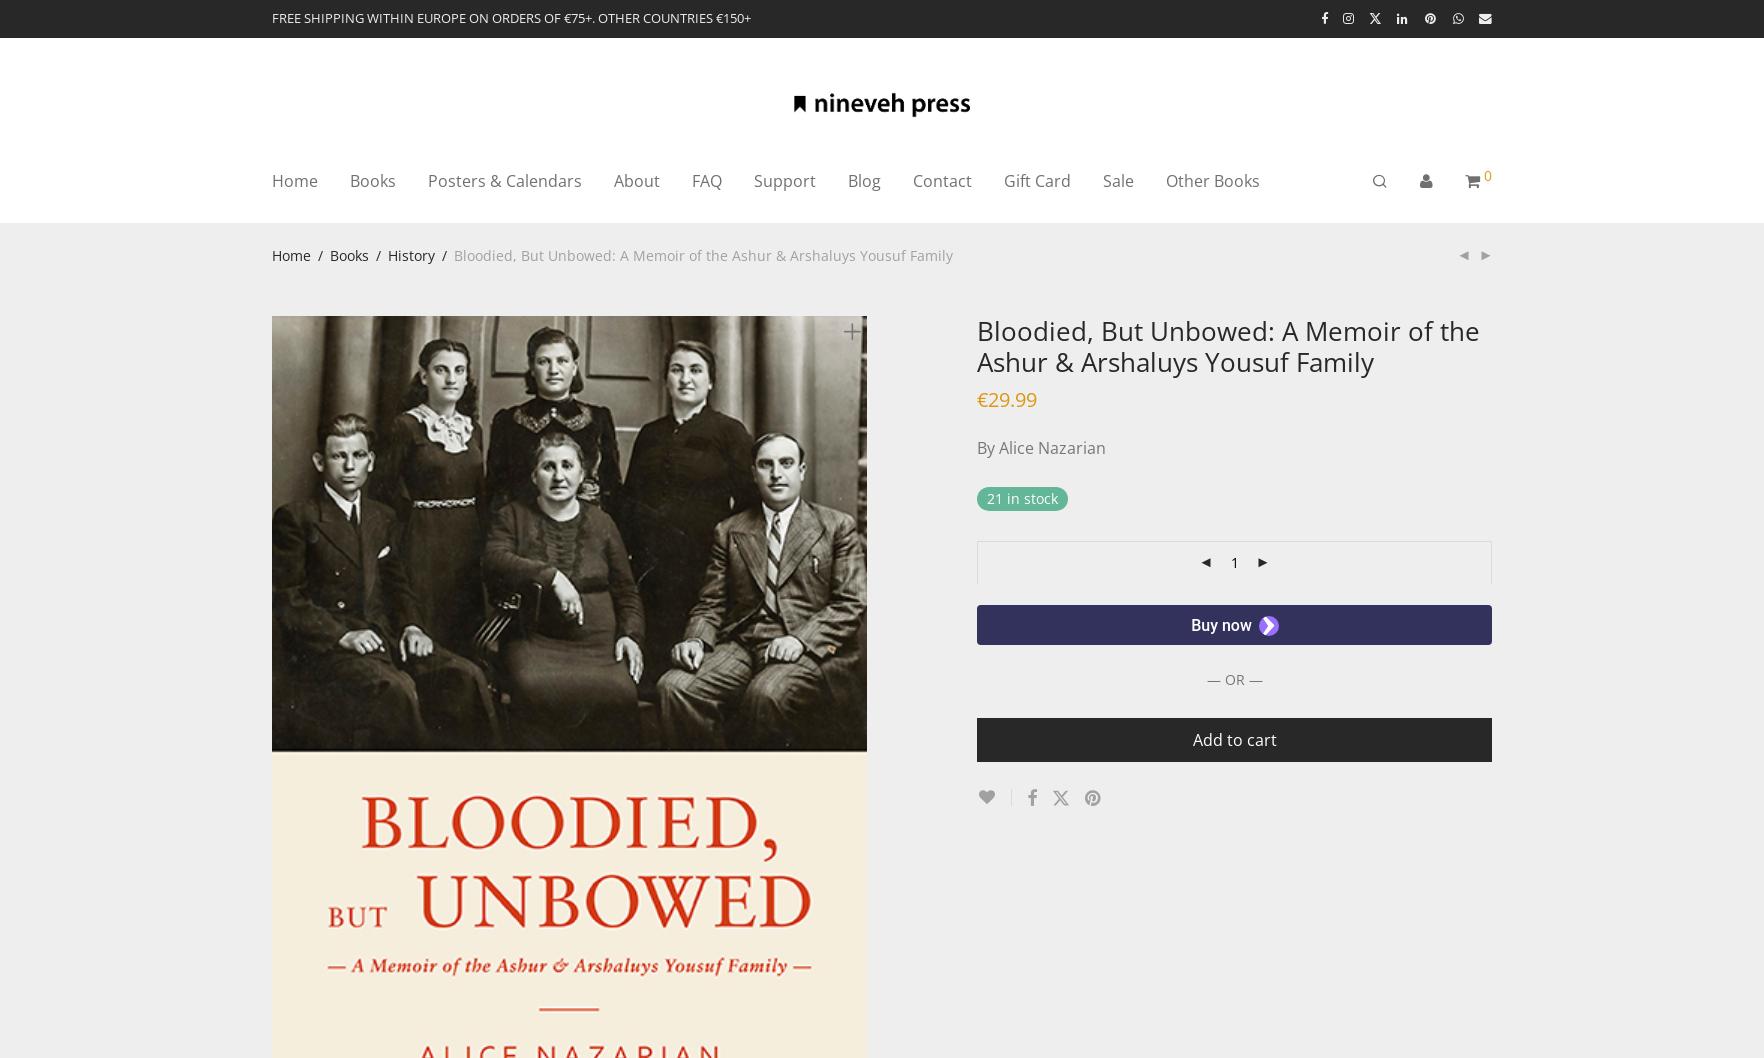 This screenshot has width=1764, height=1058. I want to click on '— OR —', so click(1233, 678).